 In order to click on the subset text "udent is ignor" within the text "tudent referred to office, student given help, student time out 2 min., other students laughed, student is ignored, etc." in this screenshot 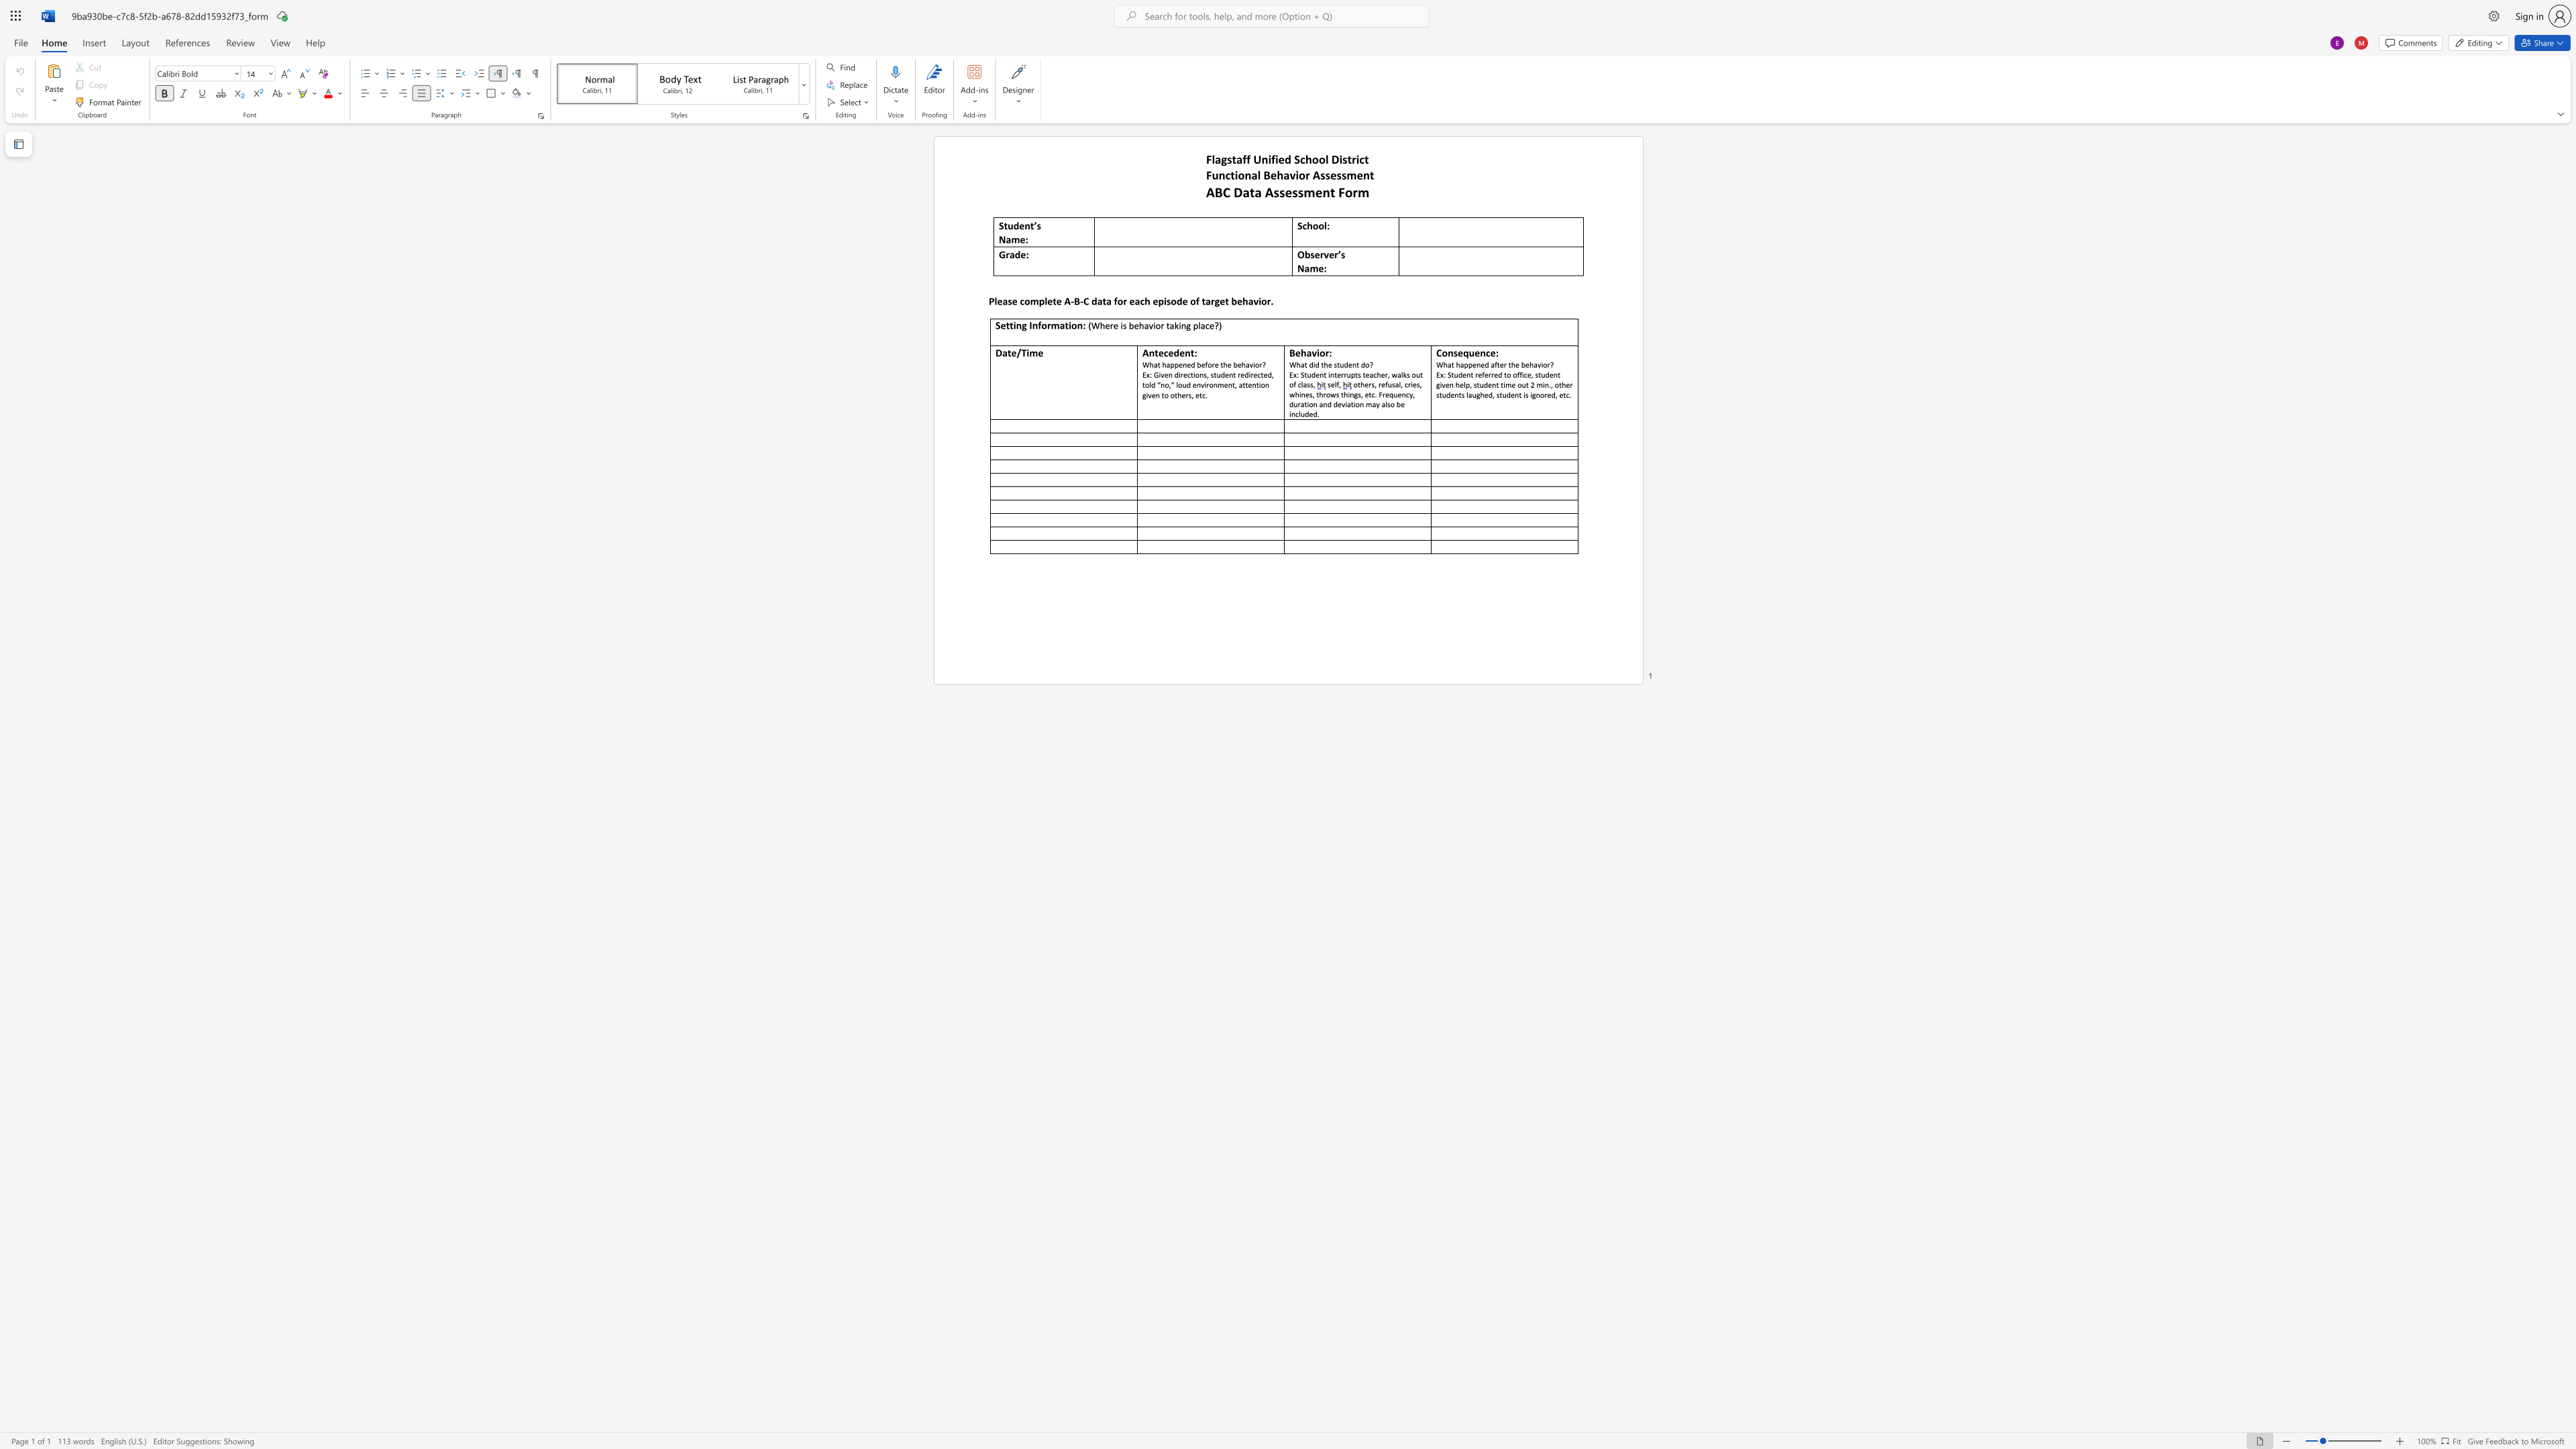, I will do `click(1501, 395)`.